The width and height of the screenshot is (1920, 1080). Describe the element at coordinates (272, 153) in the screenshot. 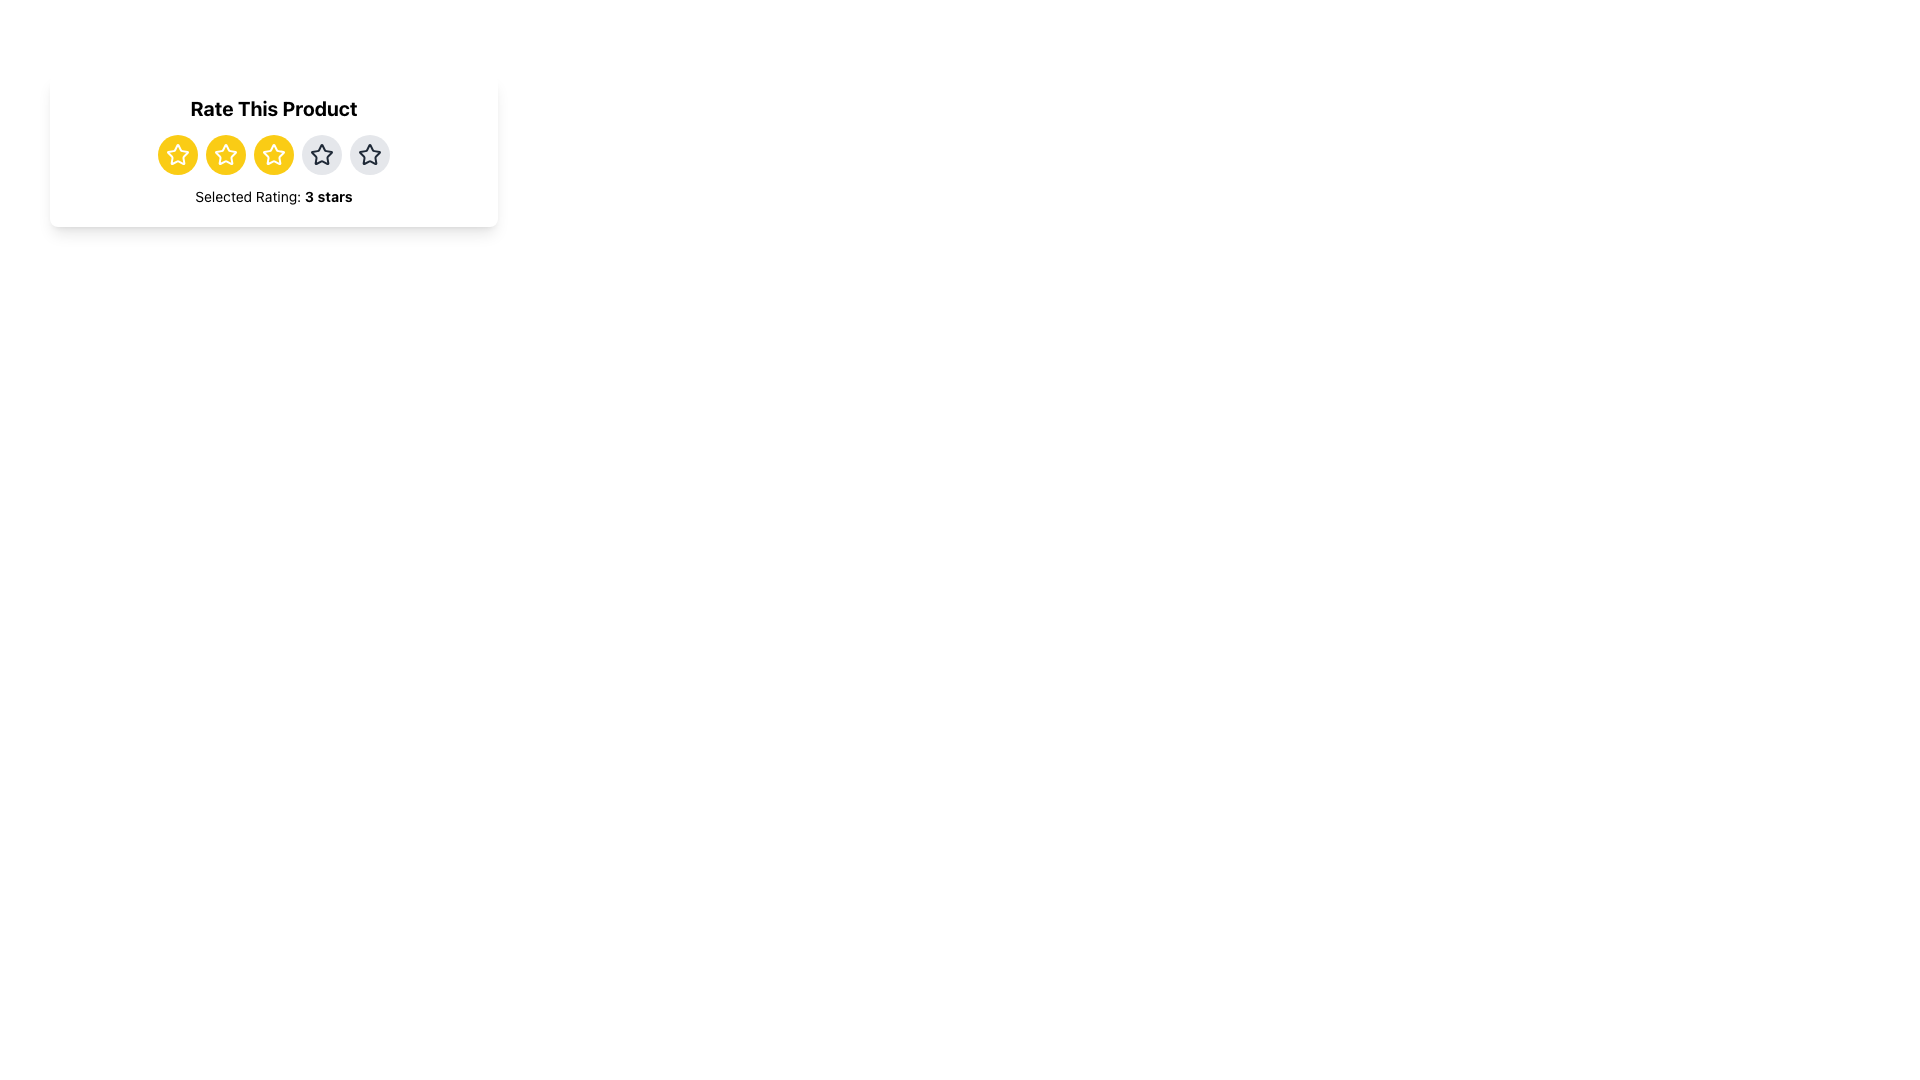

I see `the third button in the horizontal sequence of five within the 'Rate This Product' box` at that location.